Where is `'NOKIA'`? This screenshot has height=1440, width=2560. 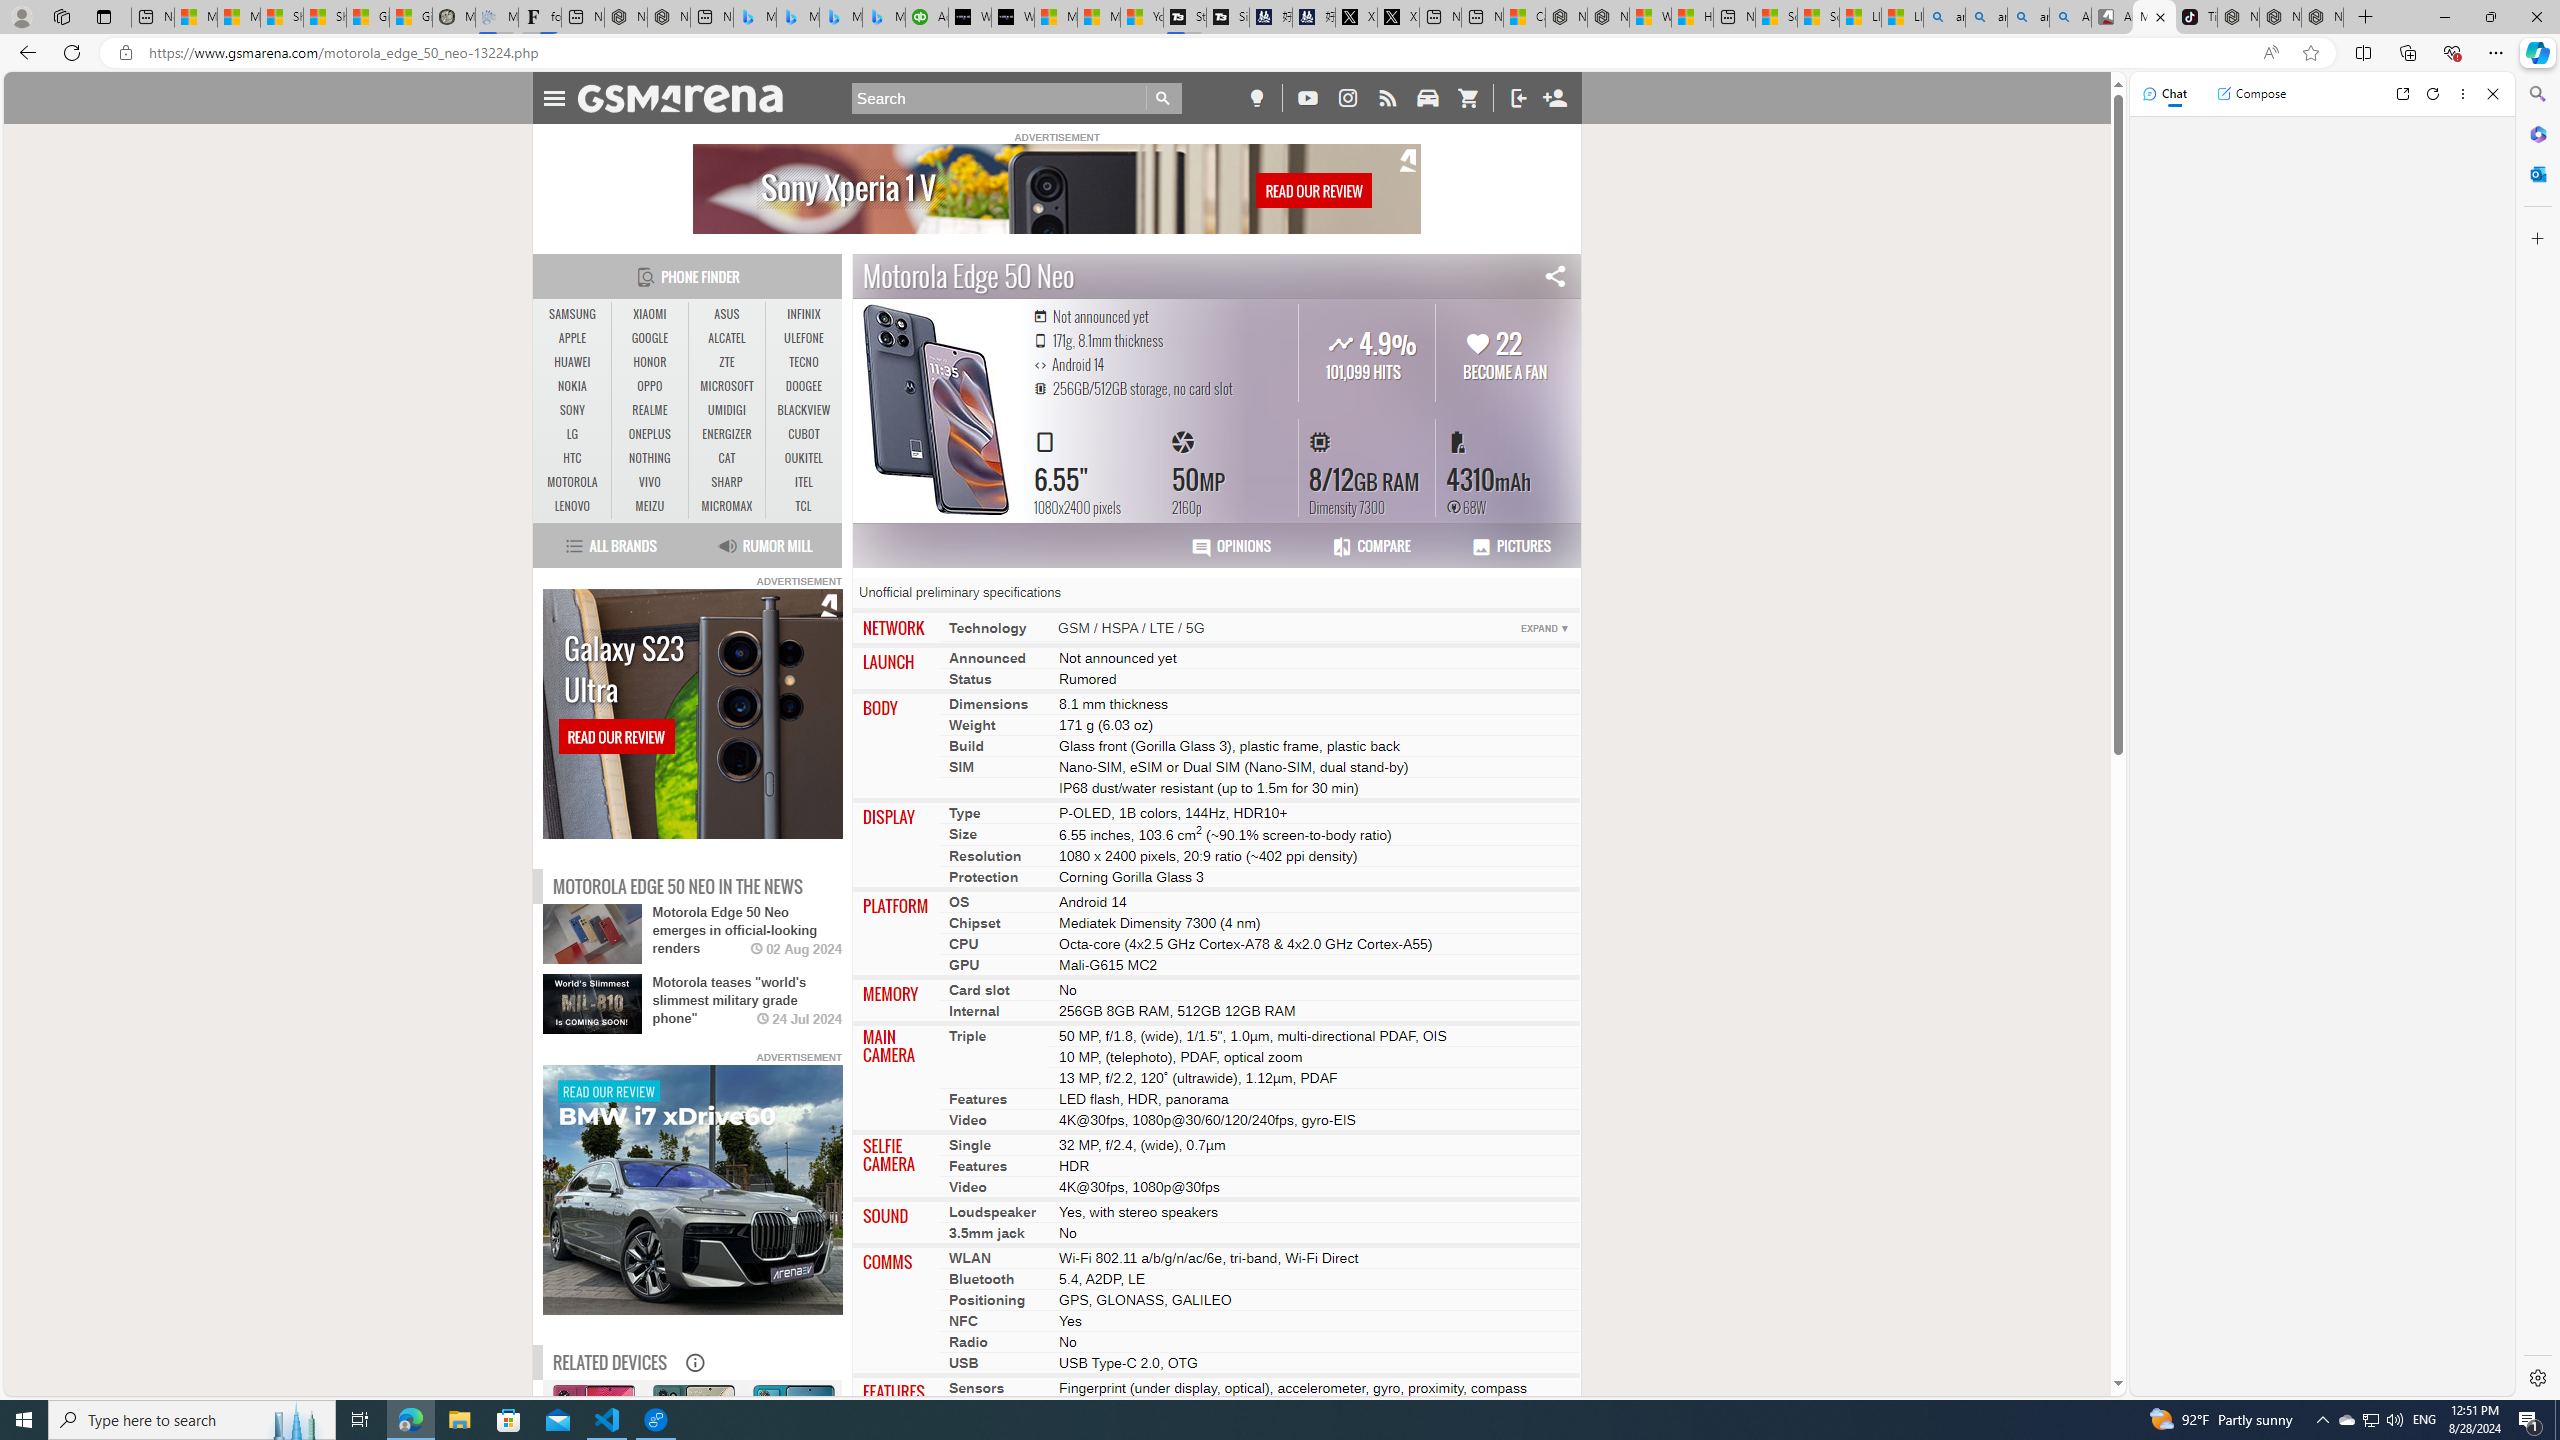
'NOKIA' is located at coordinates (572, 386).